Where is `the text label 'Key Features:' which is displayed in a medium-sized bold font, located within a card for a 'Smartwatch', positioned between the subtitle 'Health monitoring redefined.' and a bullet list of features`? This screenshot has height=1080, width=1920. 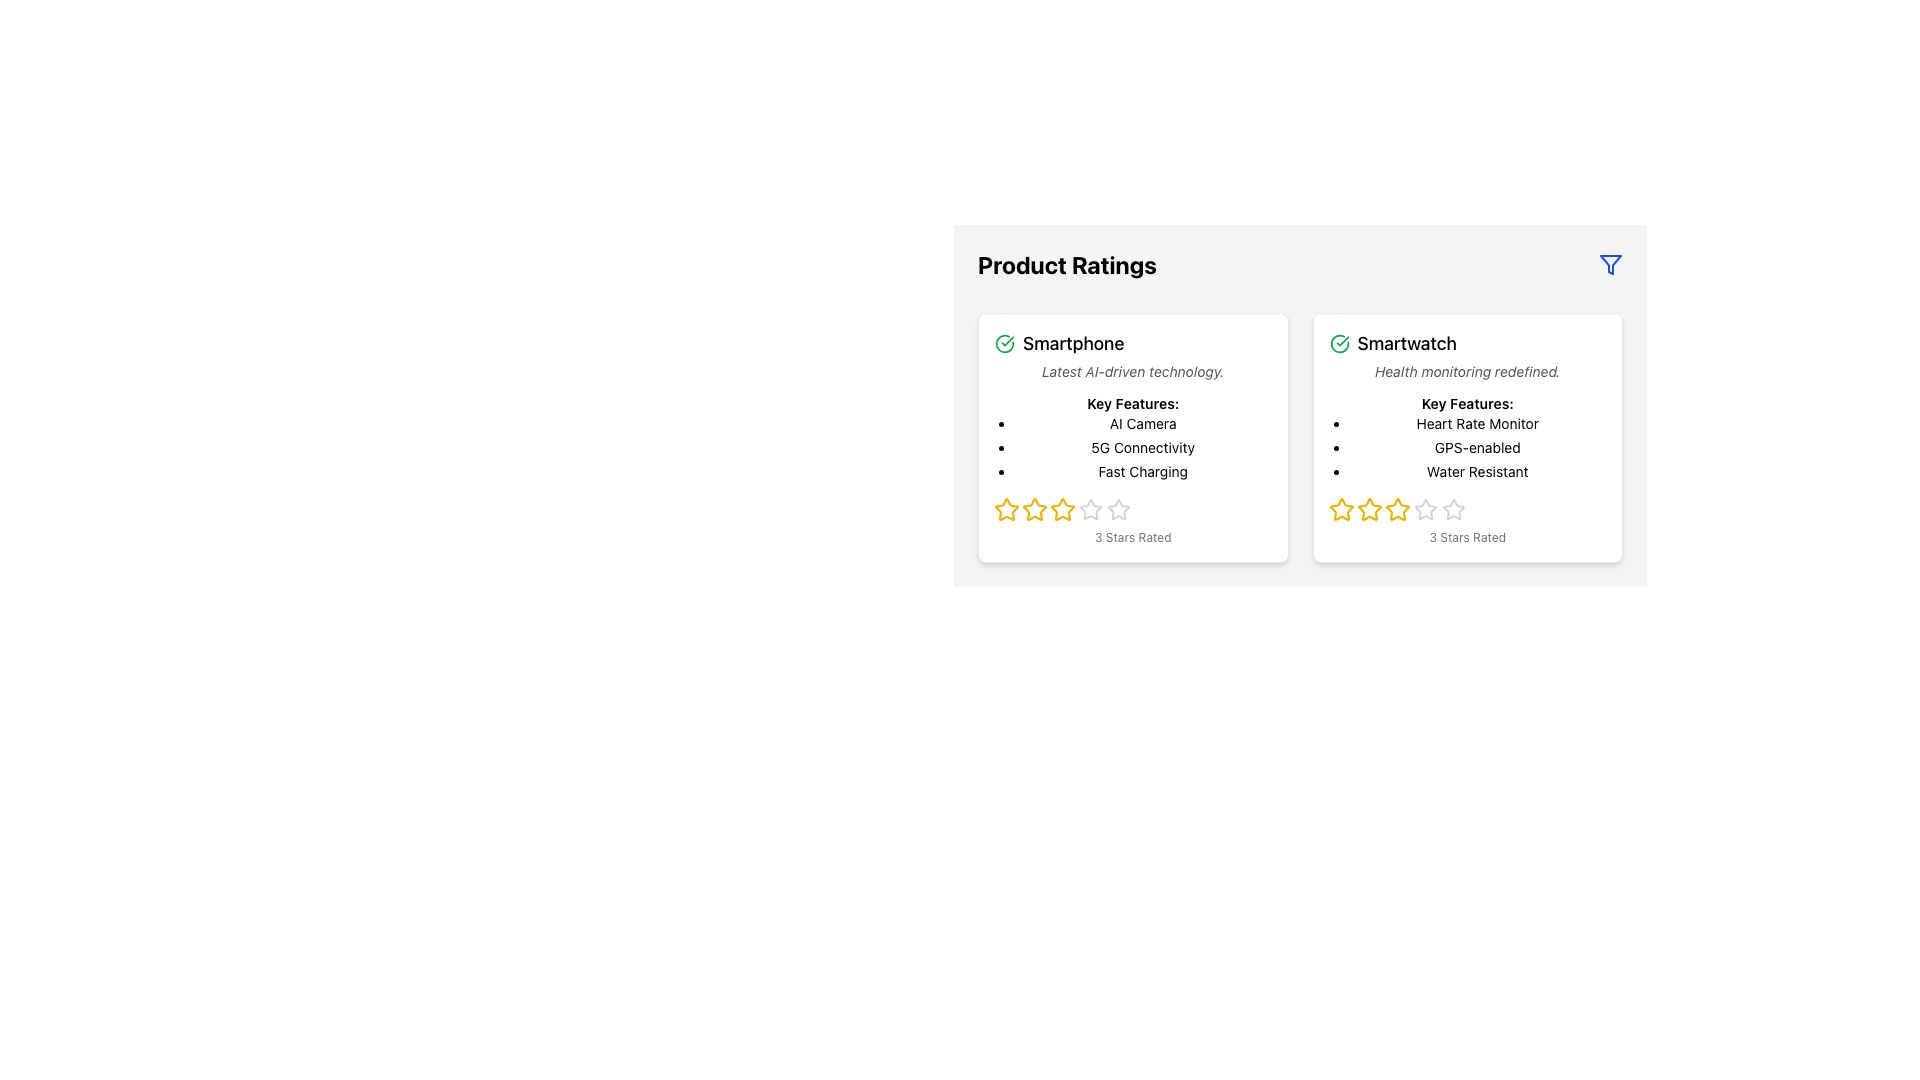
the text label 'Key Features:' which is displayed in a medium-sized bold font, located within a card for a 'Smartwatch', positioned between the subtitle 'Health monitoring redefined.' and a bullet list of features is located at coordinates (1467, 404).